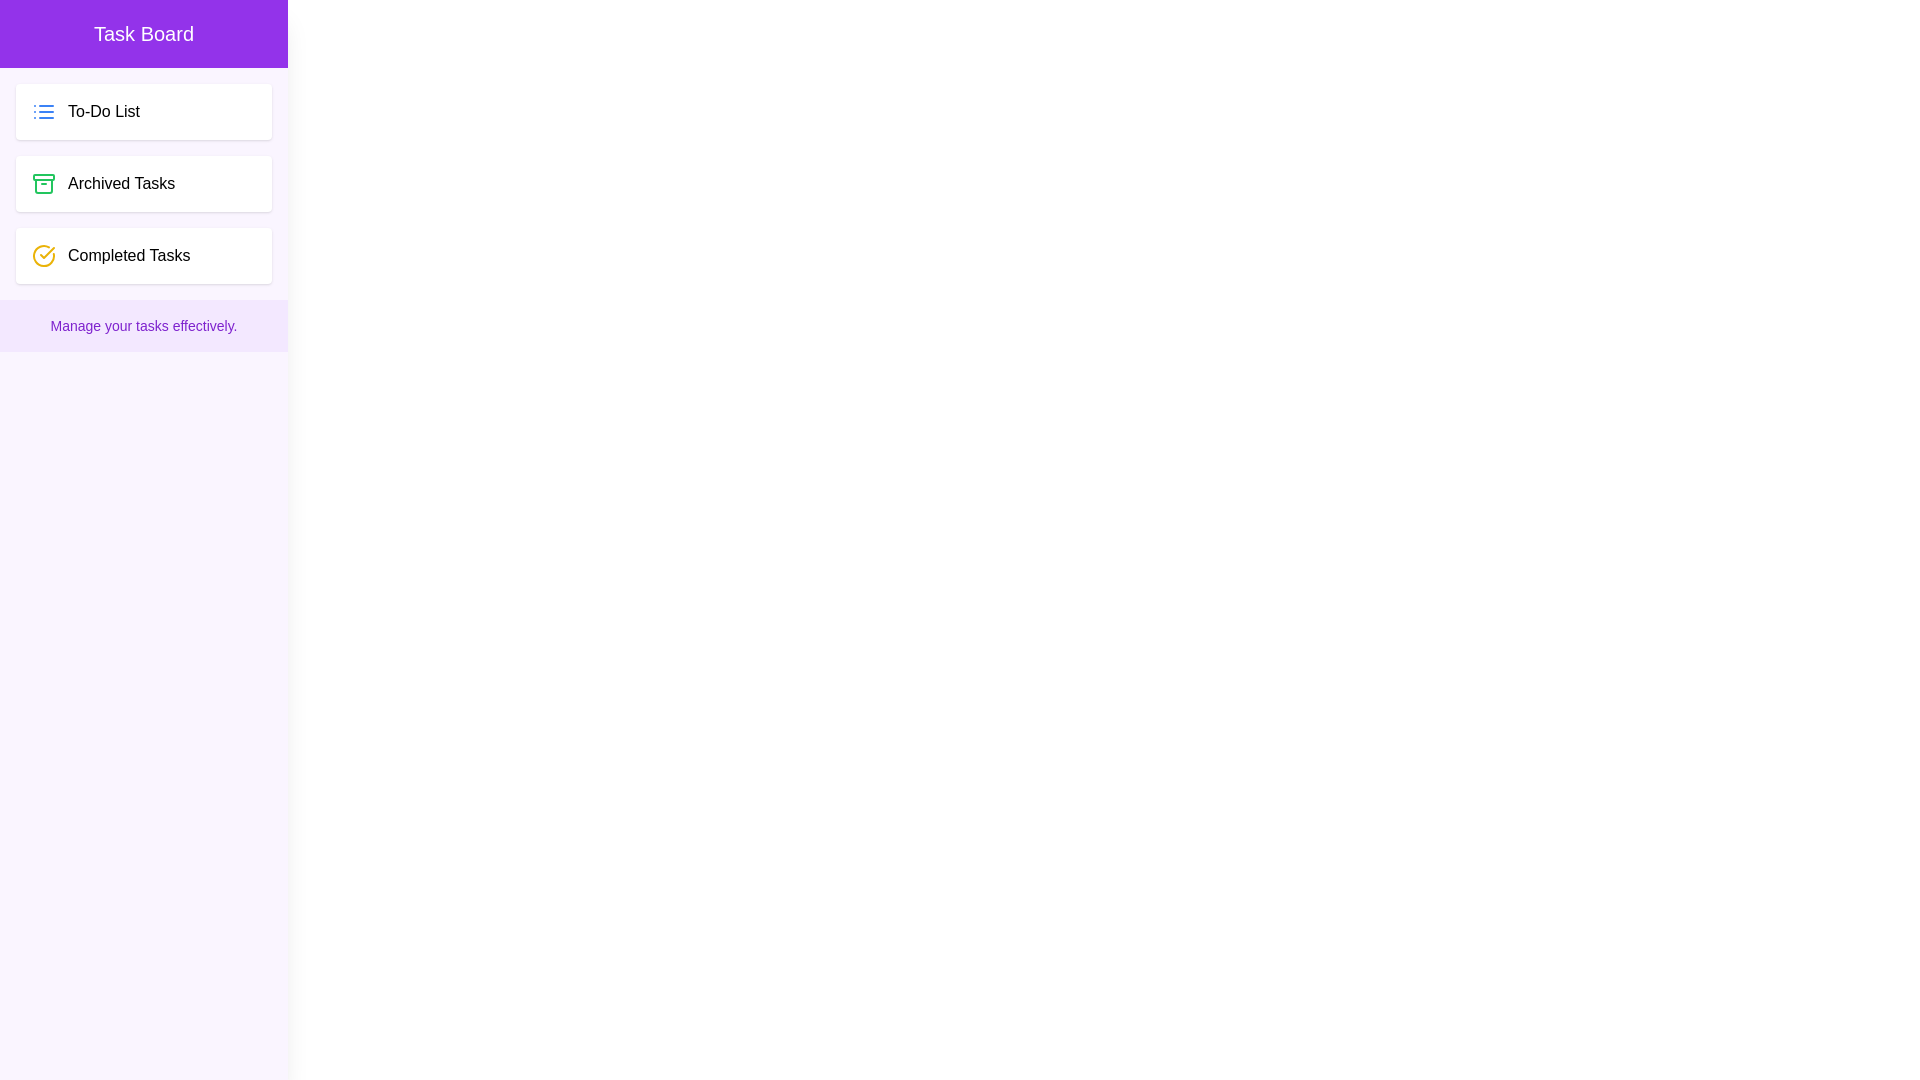  Describe the element at coordinates (43, 111) in the screenshot. I see `the decorative icon next to the To-Do List task category` at that location.